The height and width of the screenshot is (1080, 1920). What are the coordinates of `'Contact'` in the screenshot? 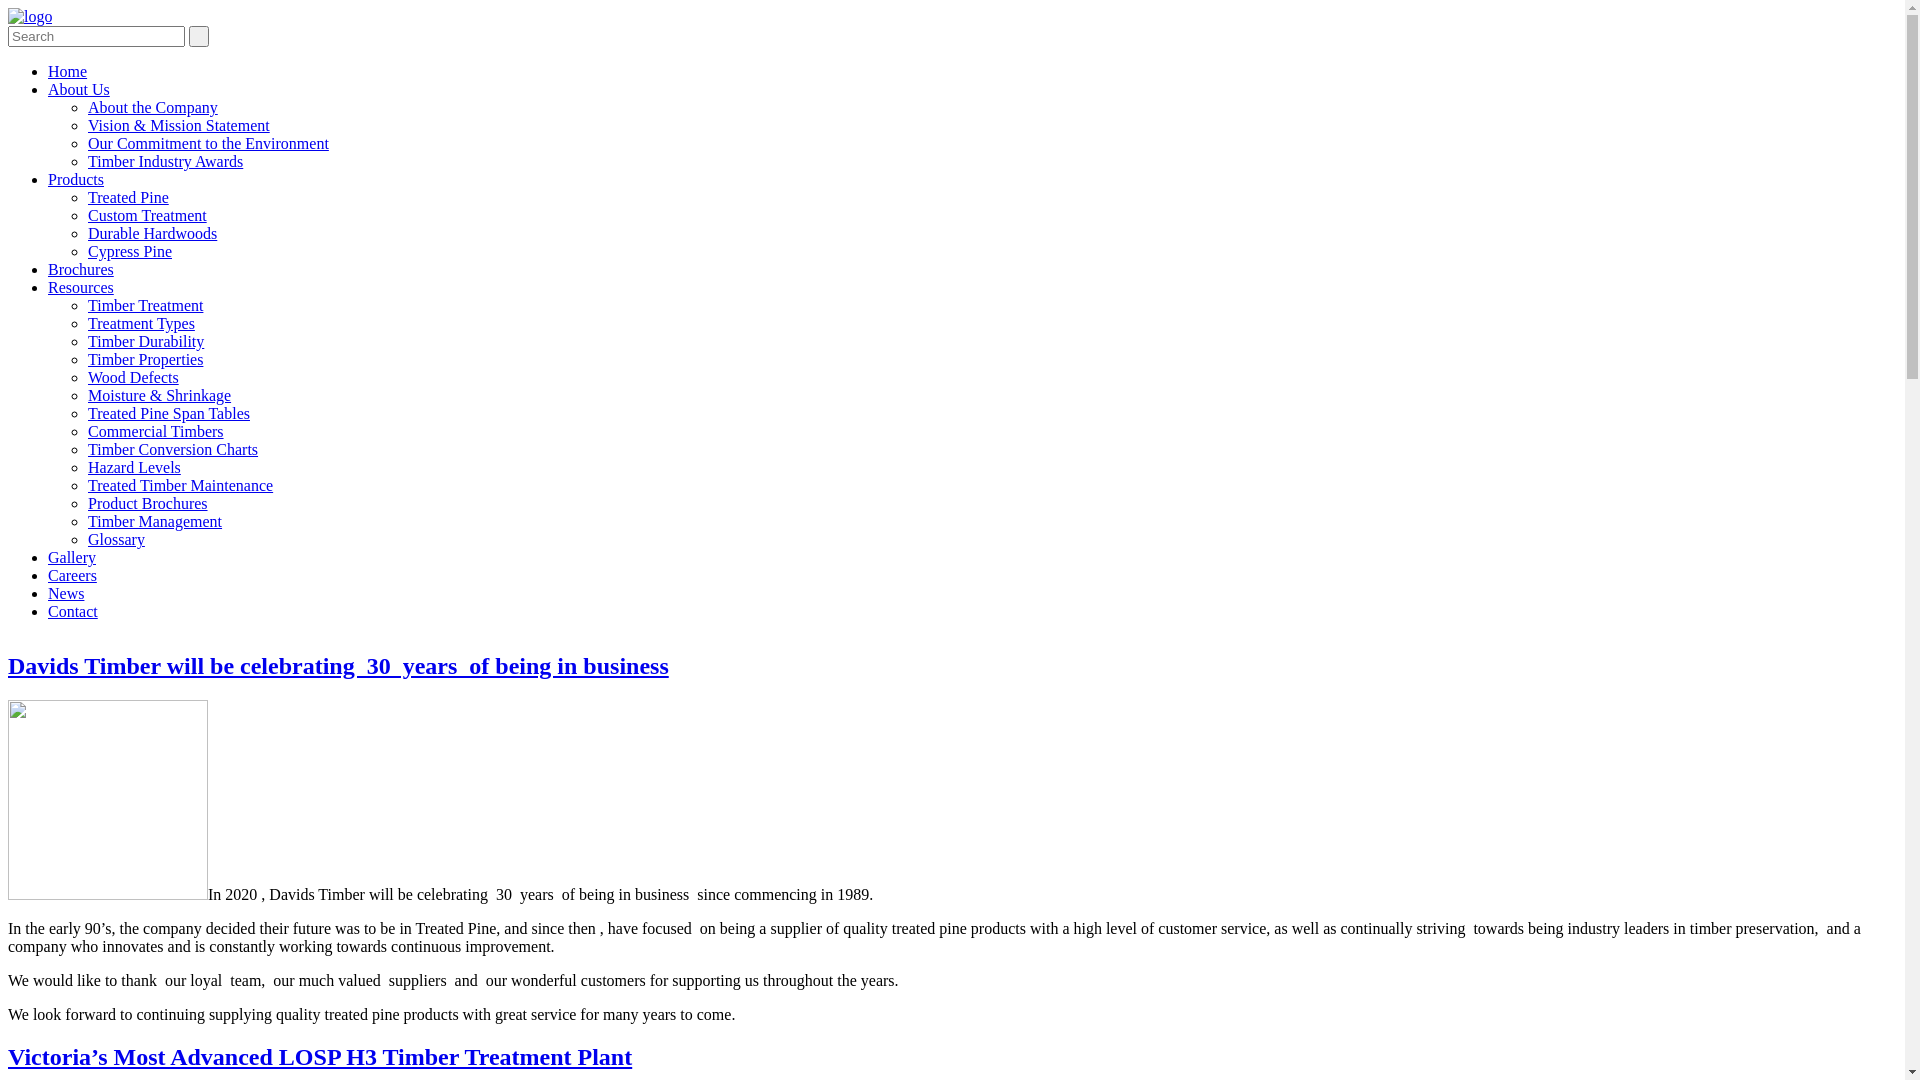 It's located at (72, 610).